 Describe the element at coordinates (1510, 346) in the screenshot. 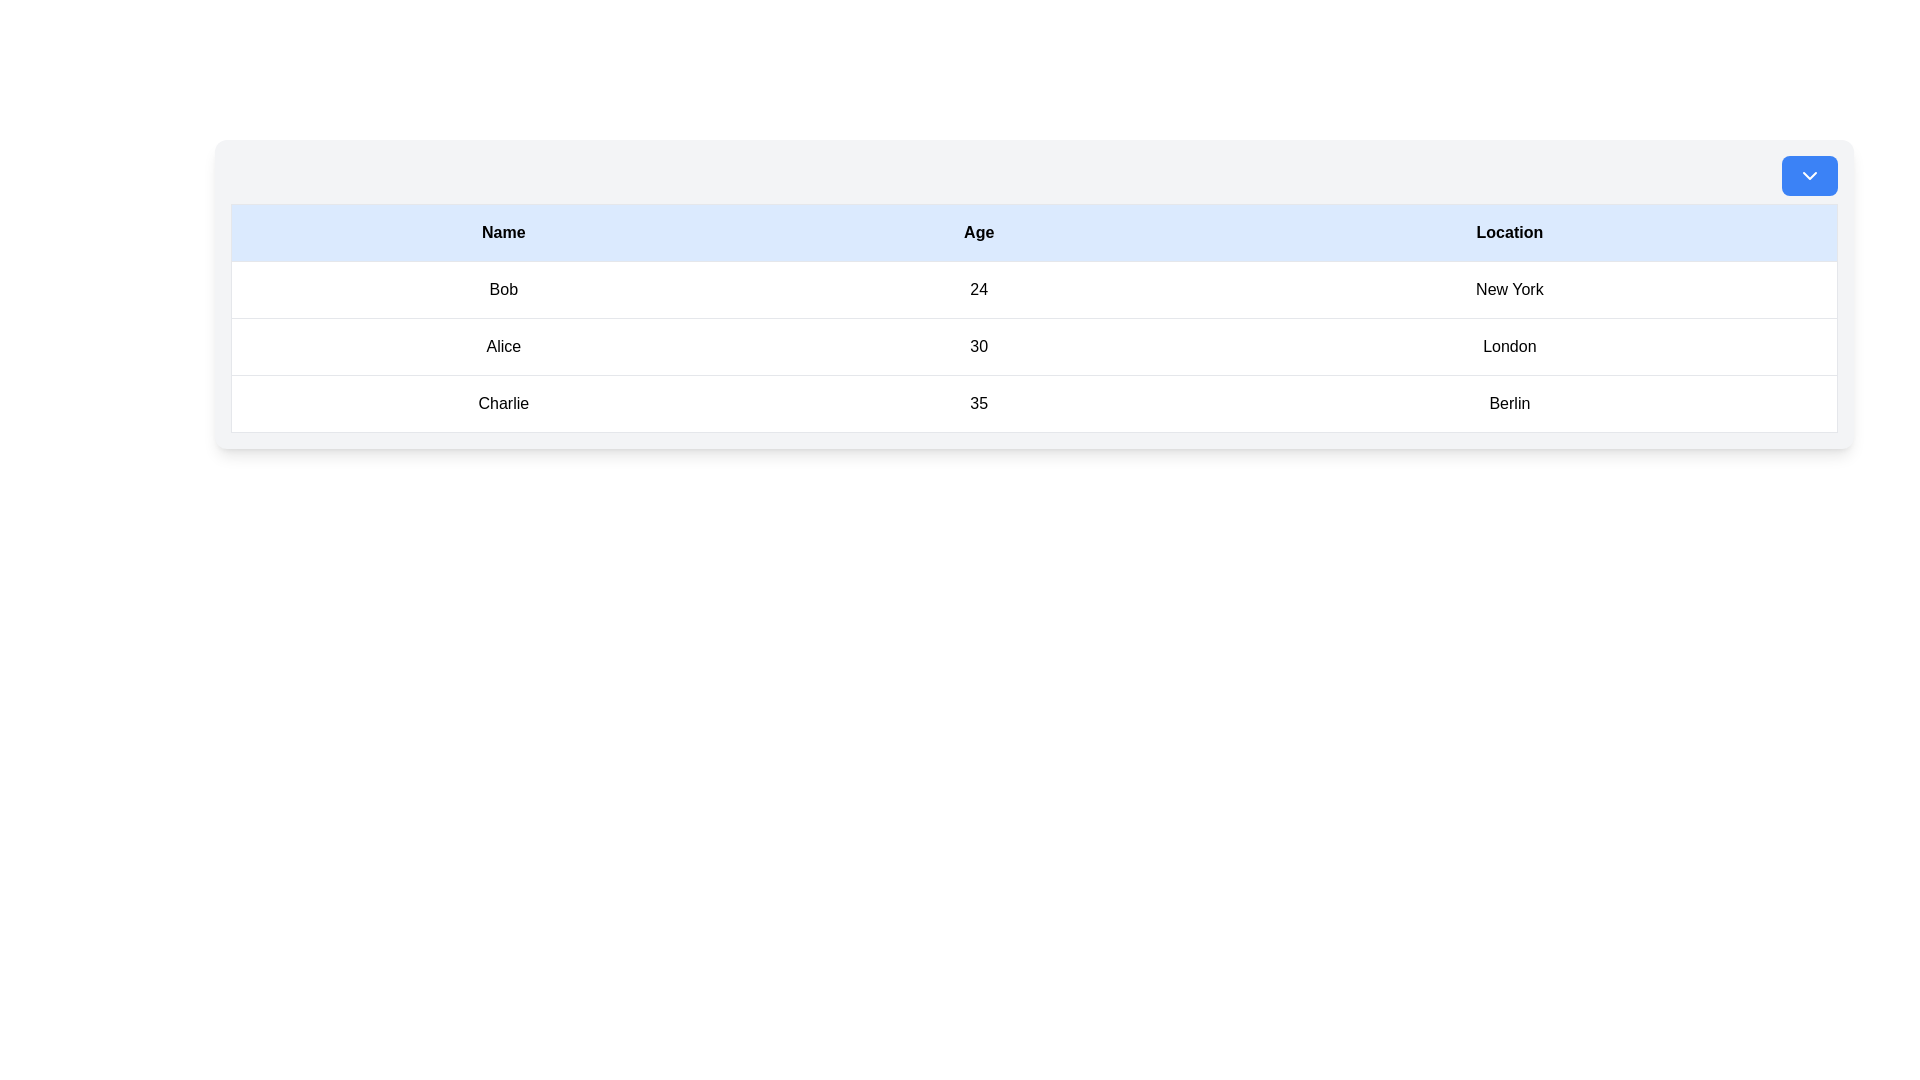

I see `text label displaying 'London' which is located in the third column of the second row in the table under the 'Location' header` at that location.